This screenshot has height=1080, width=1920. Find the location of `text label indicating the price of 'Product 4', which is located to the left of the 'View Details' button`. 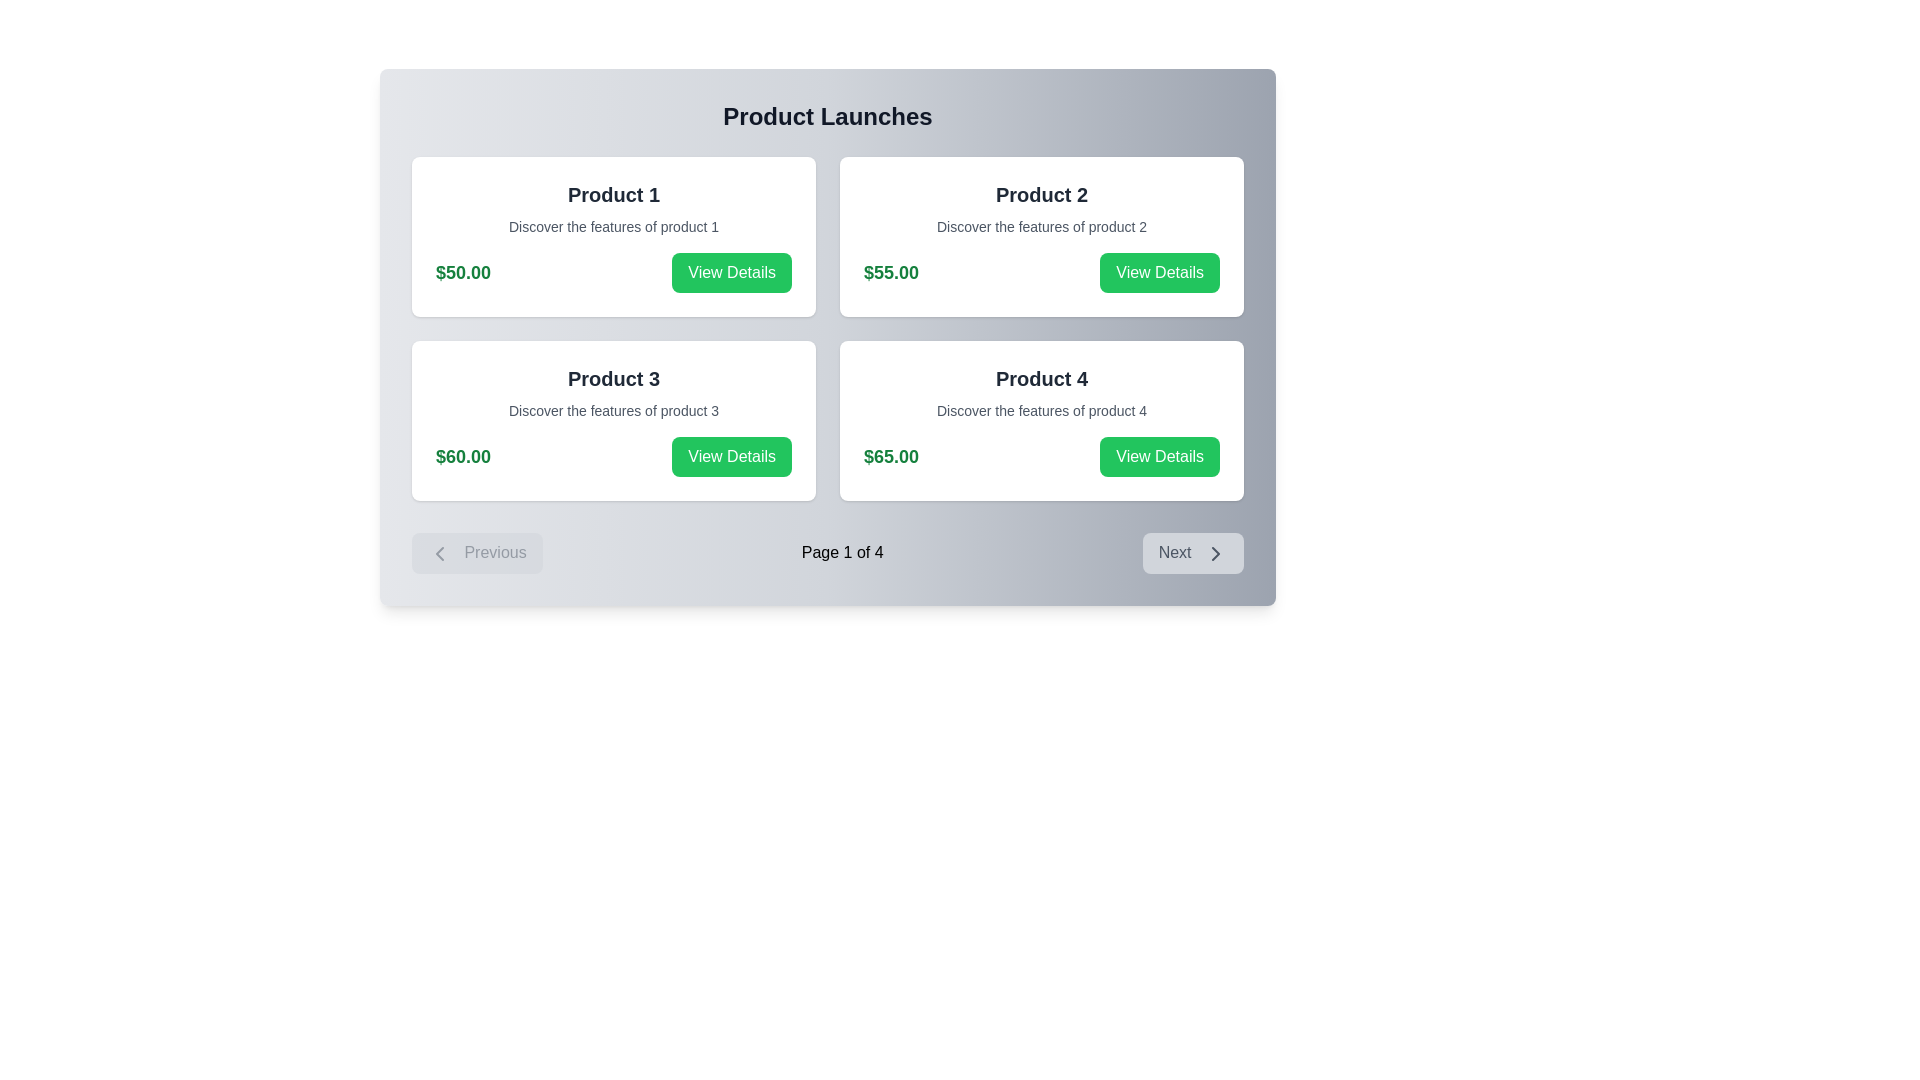

text label indicating the price of 'Product 4', which is located to the left of the 'View Details' button is located at coordinates (890, 456).